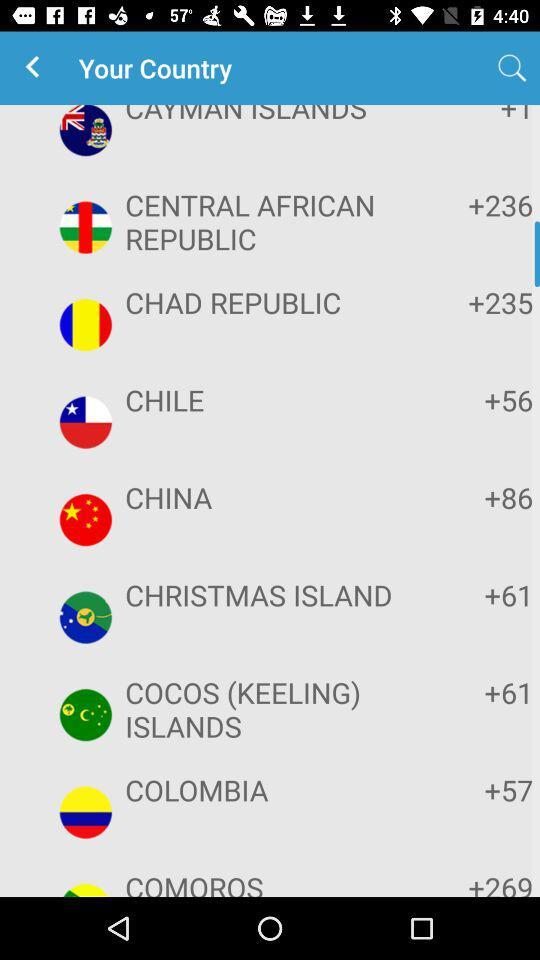 This screenshot has height=960, width=540. Describe the element at coordinates (471, 496) in the screenshot. I see `the app next to the china icon` at that location.